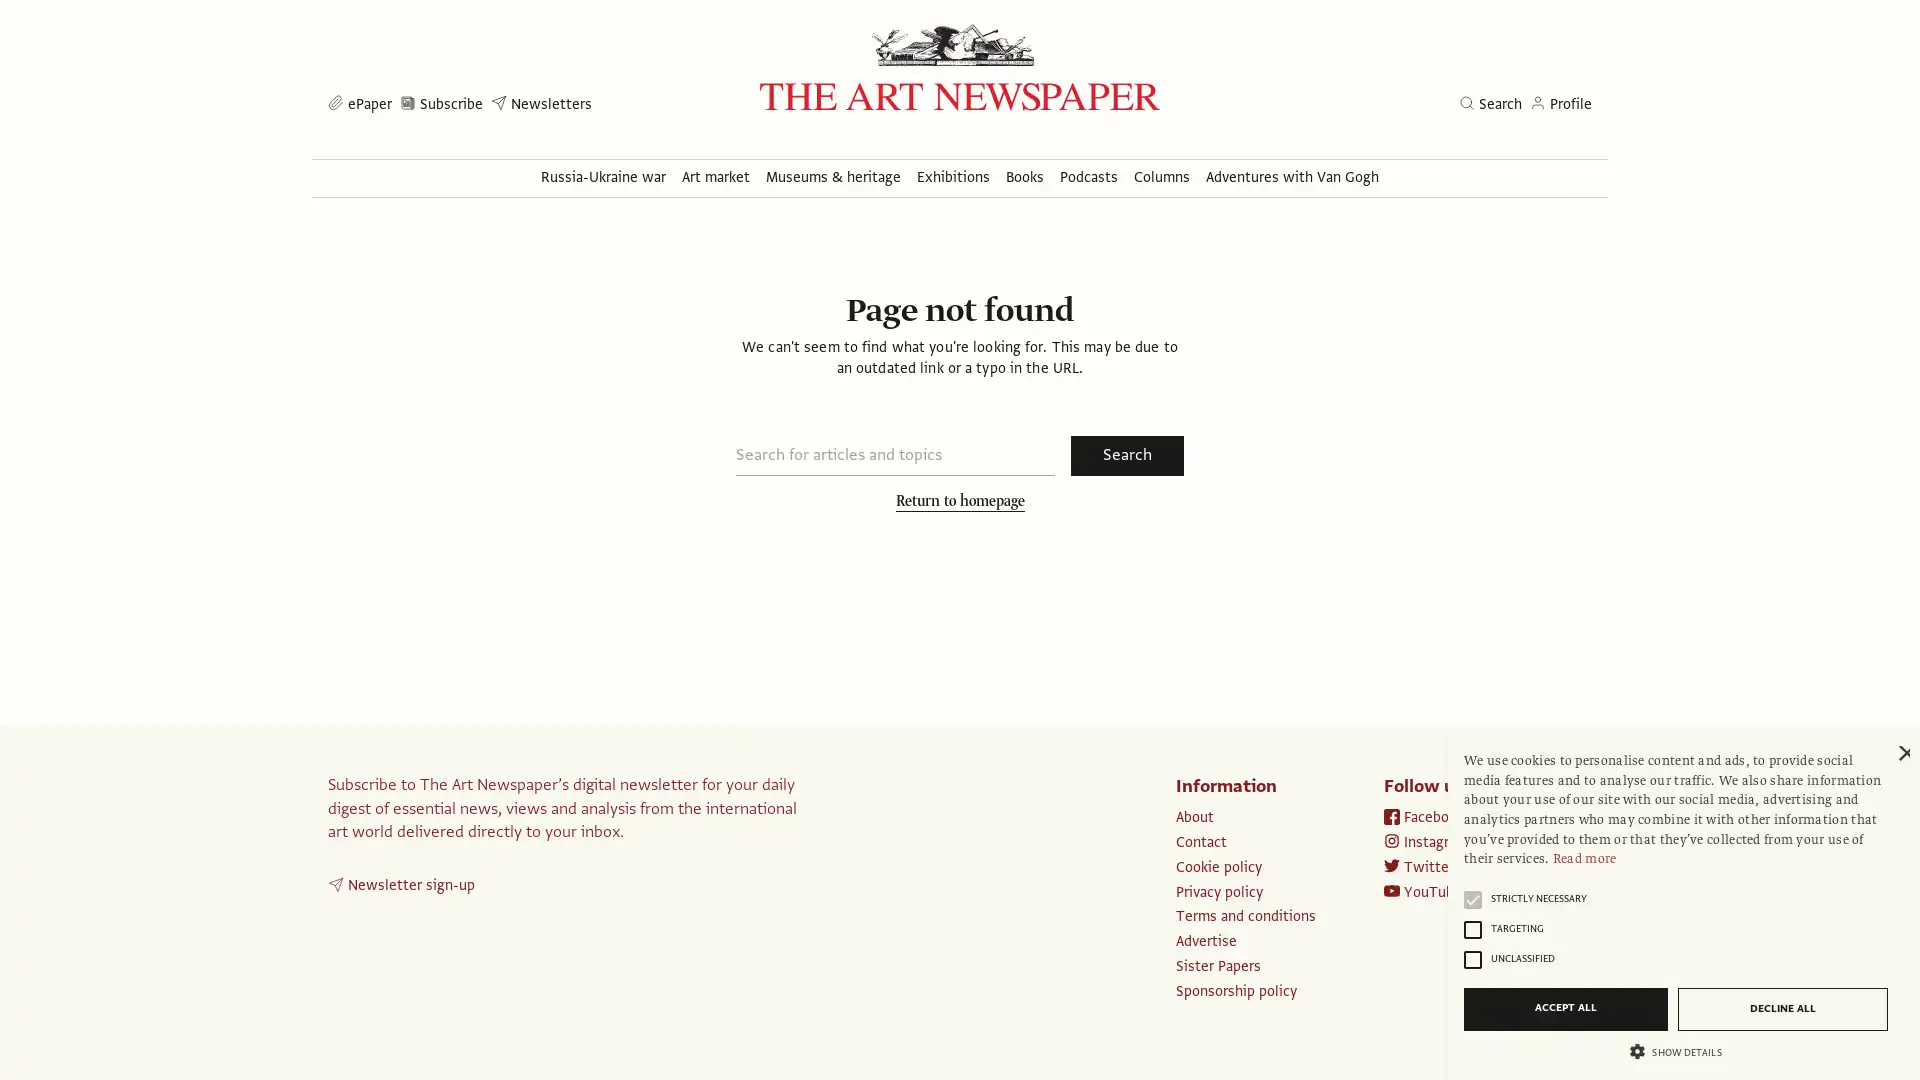 This screenshot has width=1920, height=1080. What do you see at coordinates (1782, 1008) in the screenshot?
I see `DECLINE ALL` at bounding box center [1782, 1008].